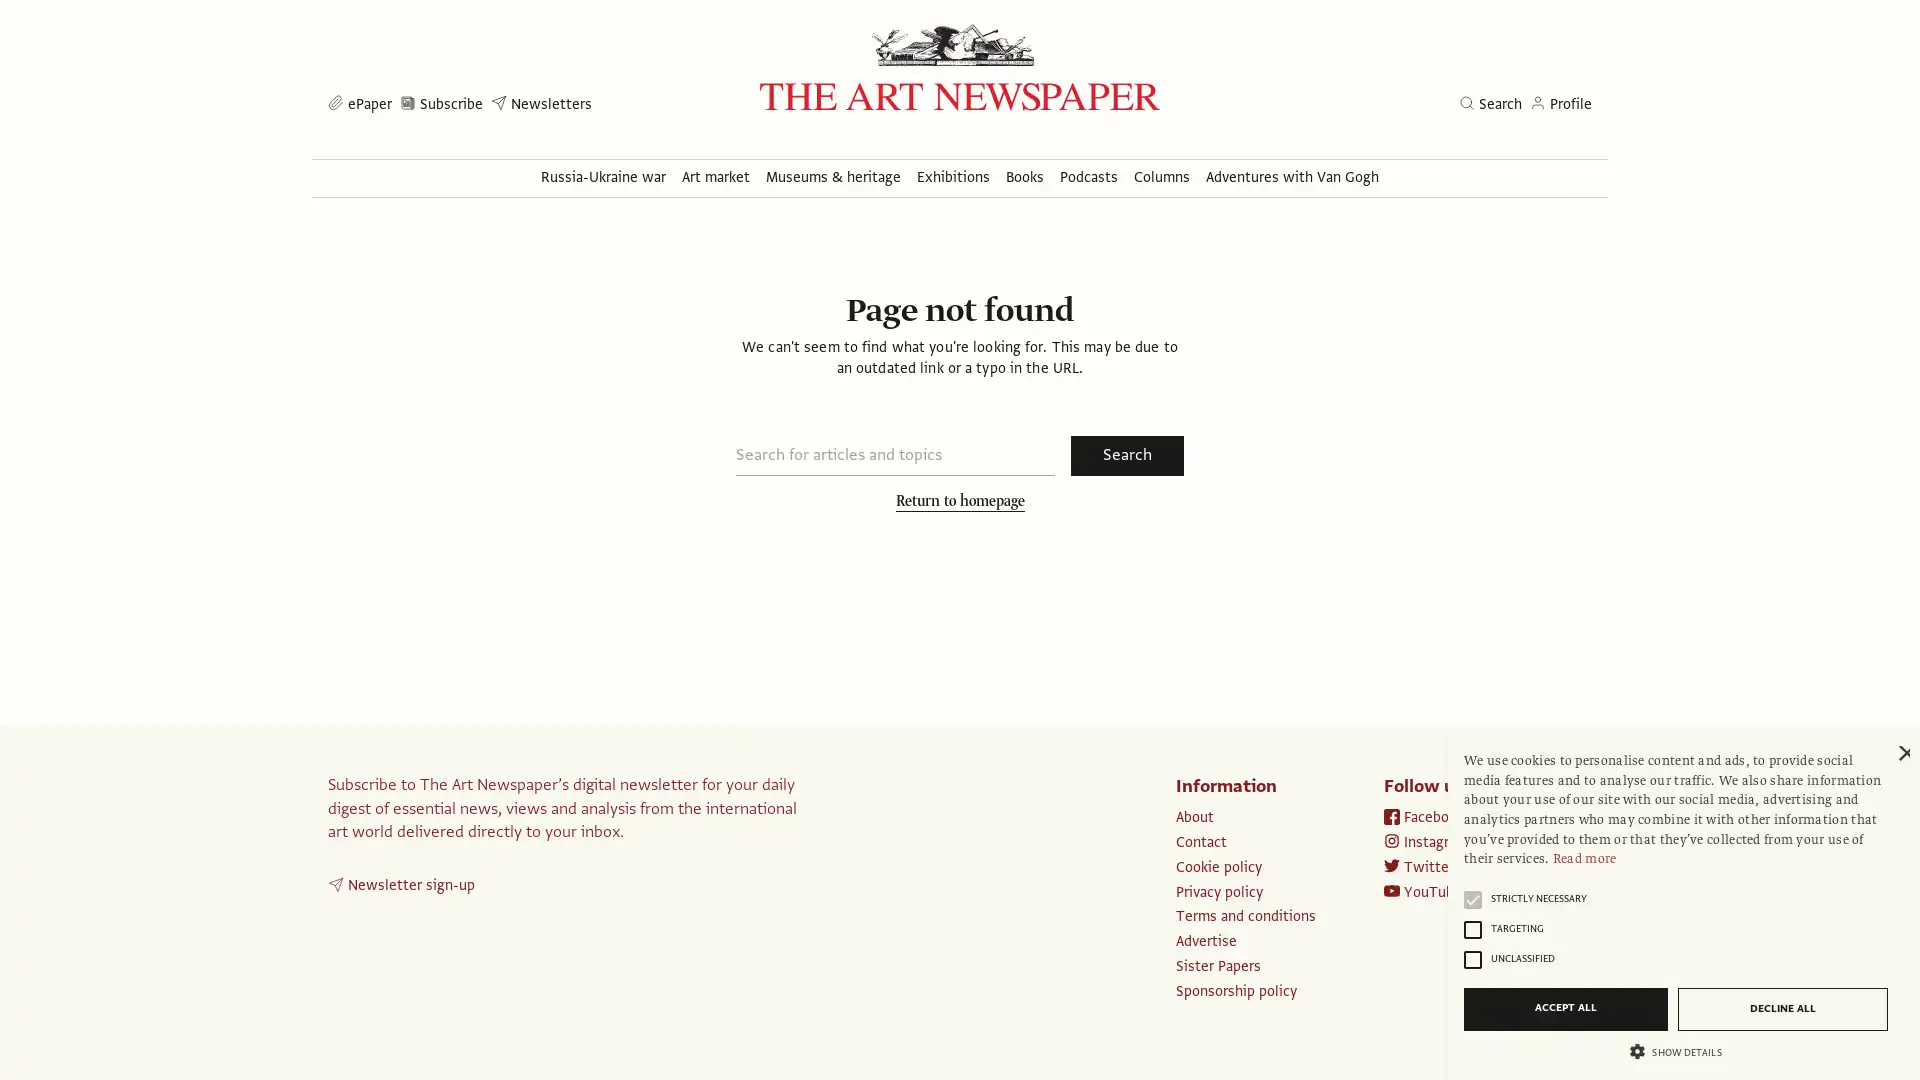 This screenshot has width=1920, height=1080. What do you see at coordinates (1782, 1008) in the screenshot?
I see `DECLINE ALL` at bounding box center [1782, 1008].